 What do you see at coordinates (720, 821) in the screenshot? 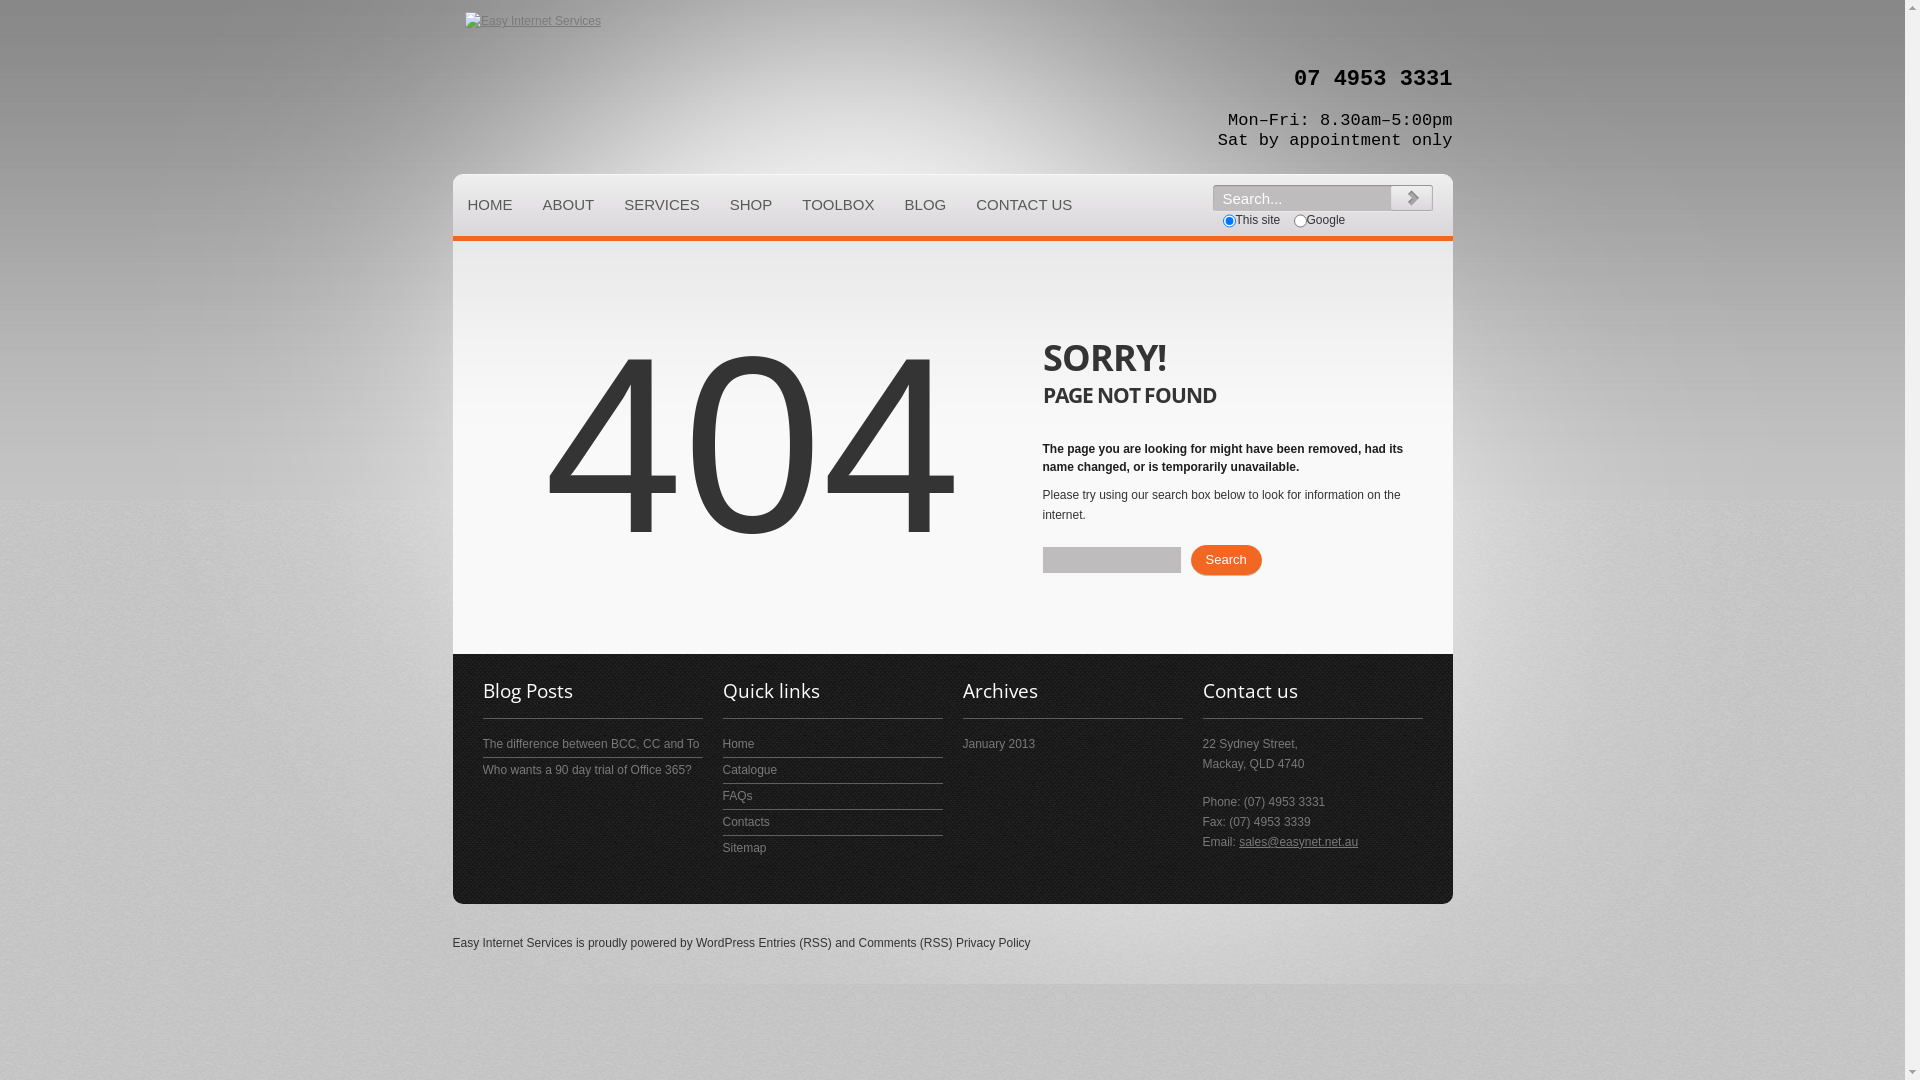
I see `'Contacts'` at bounding box center [720, 821].